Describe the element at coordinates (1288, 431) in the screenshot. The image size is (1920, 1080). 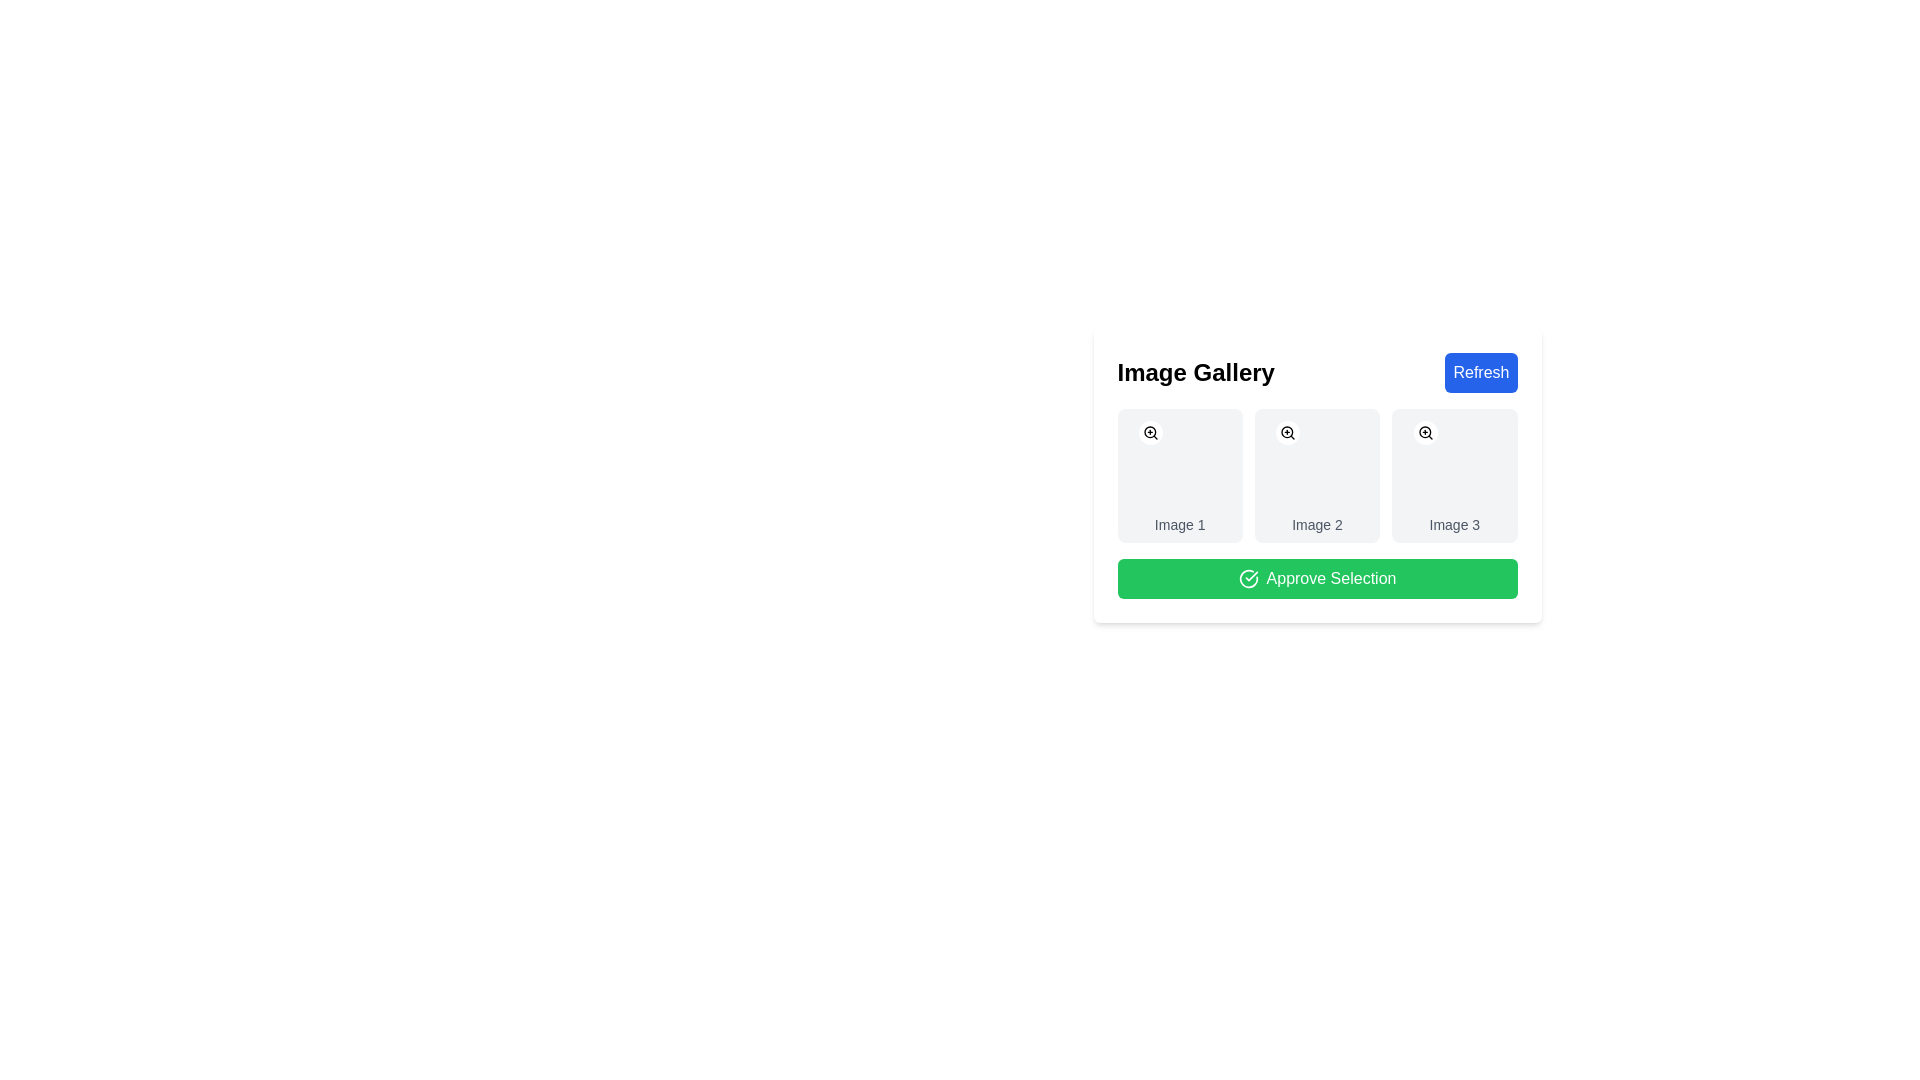
I see `the rounded button with a magnifying glass icon located at the top-left of the second image in the image gallery` at that location.